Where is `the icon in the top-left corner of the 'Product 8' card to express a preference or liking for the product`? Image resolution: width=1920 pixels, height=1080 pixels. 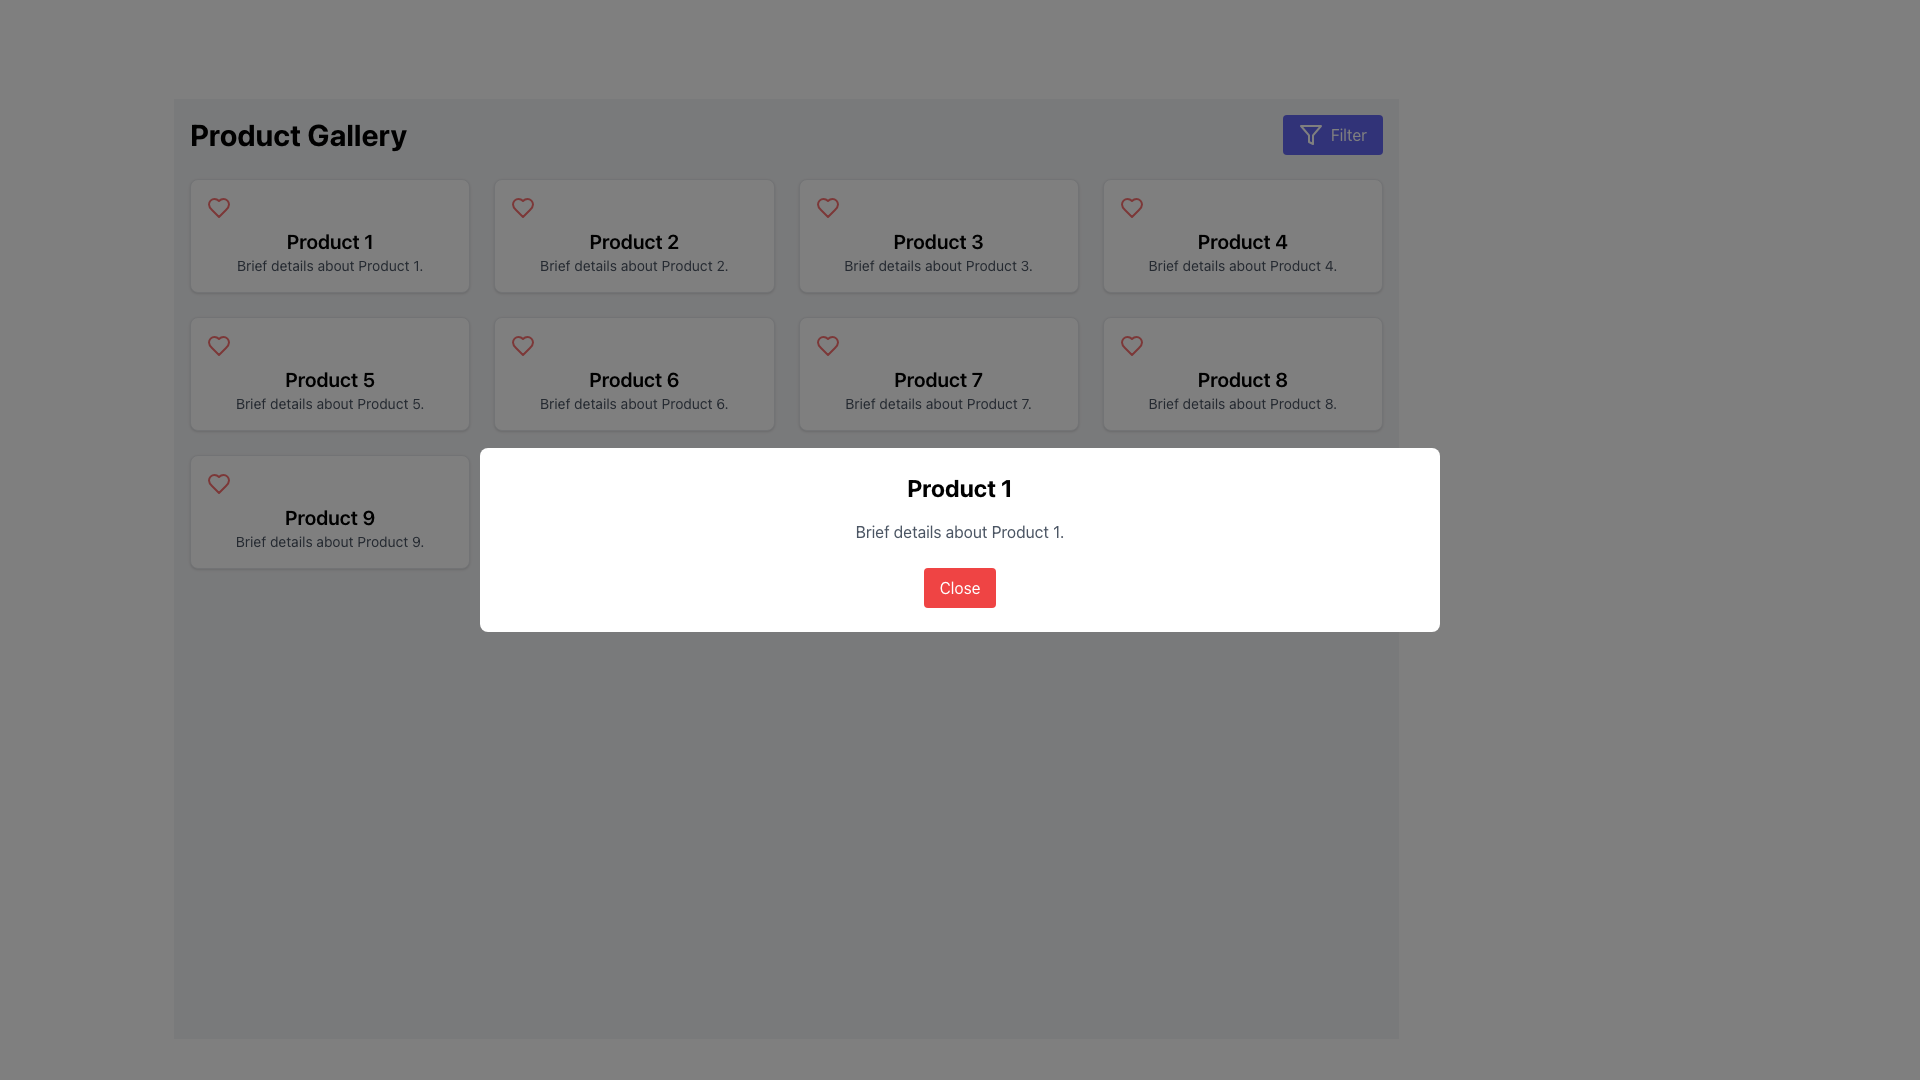 the icon in the top-left corner of the 'Product 8' card to express a preference or liking for the product is located at coordinates (1131, 345).